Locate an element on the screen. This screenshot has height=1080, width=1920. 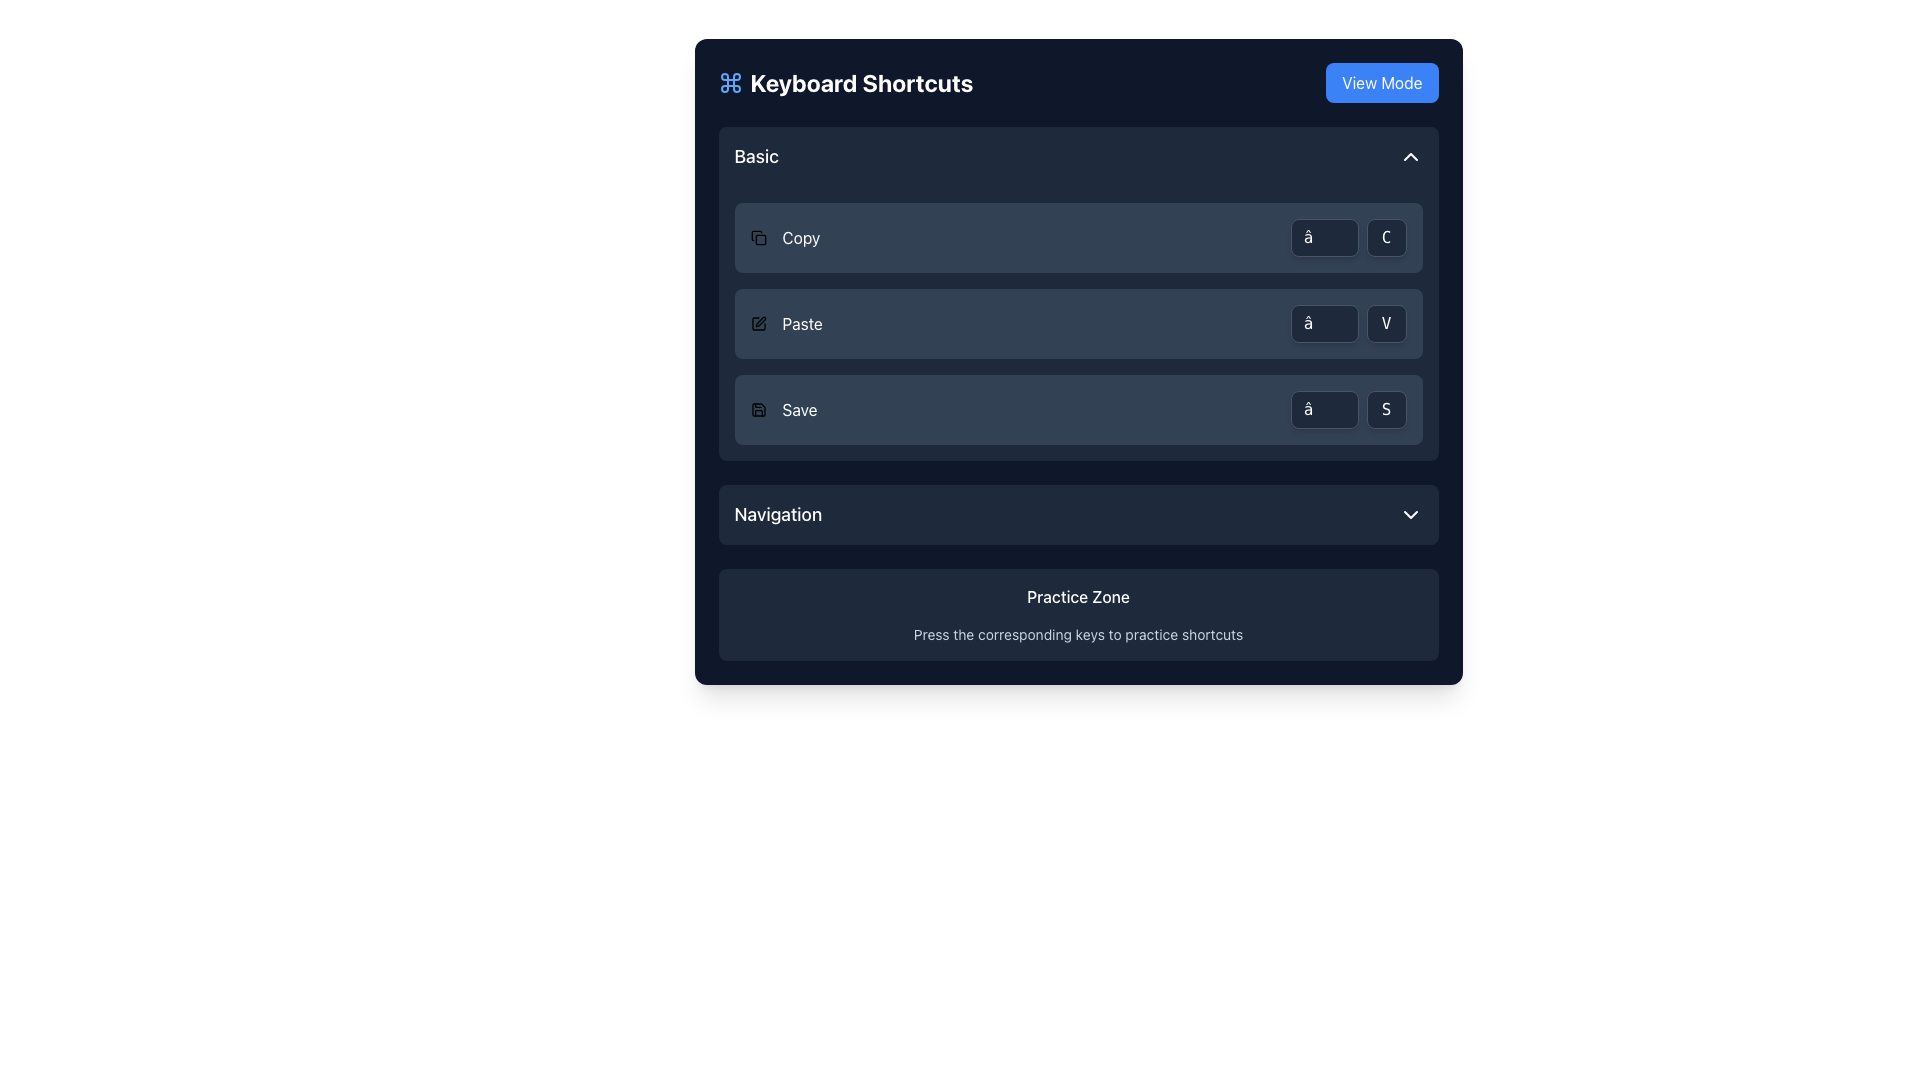
the 'Paste' keyboard shortcut label, which is the second item in the vertical list under the 'Basic' section of the 'Keyboard Shortcuts' interface is located at coordinates (802, 323).